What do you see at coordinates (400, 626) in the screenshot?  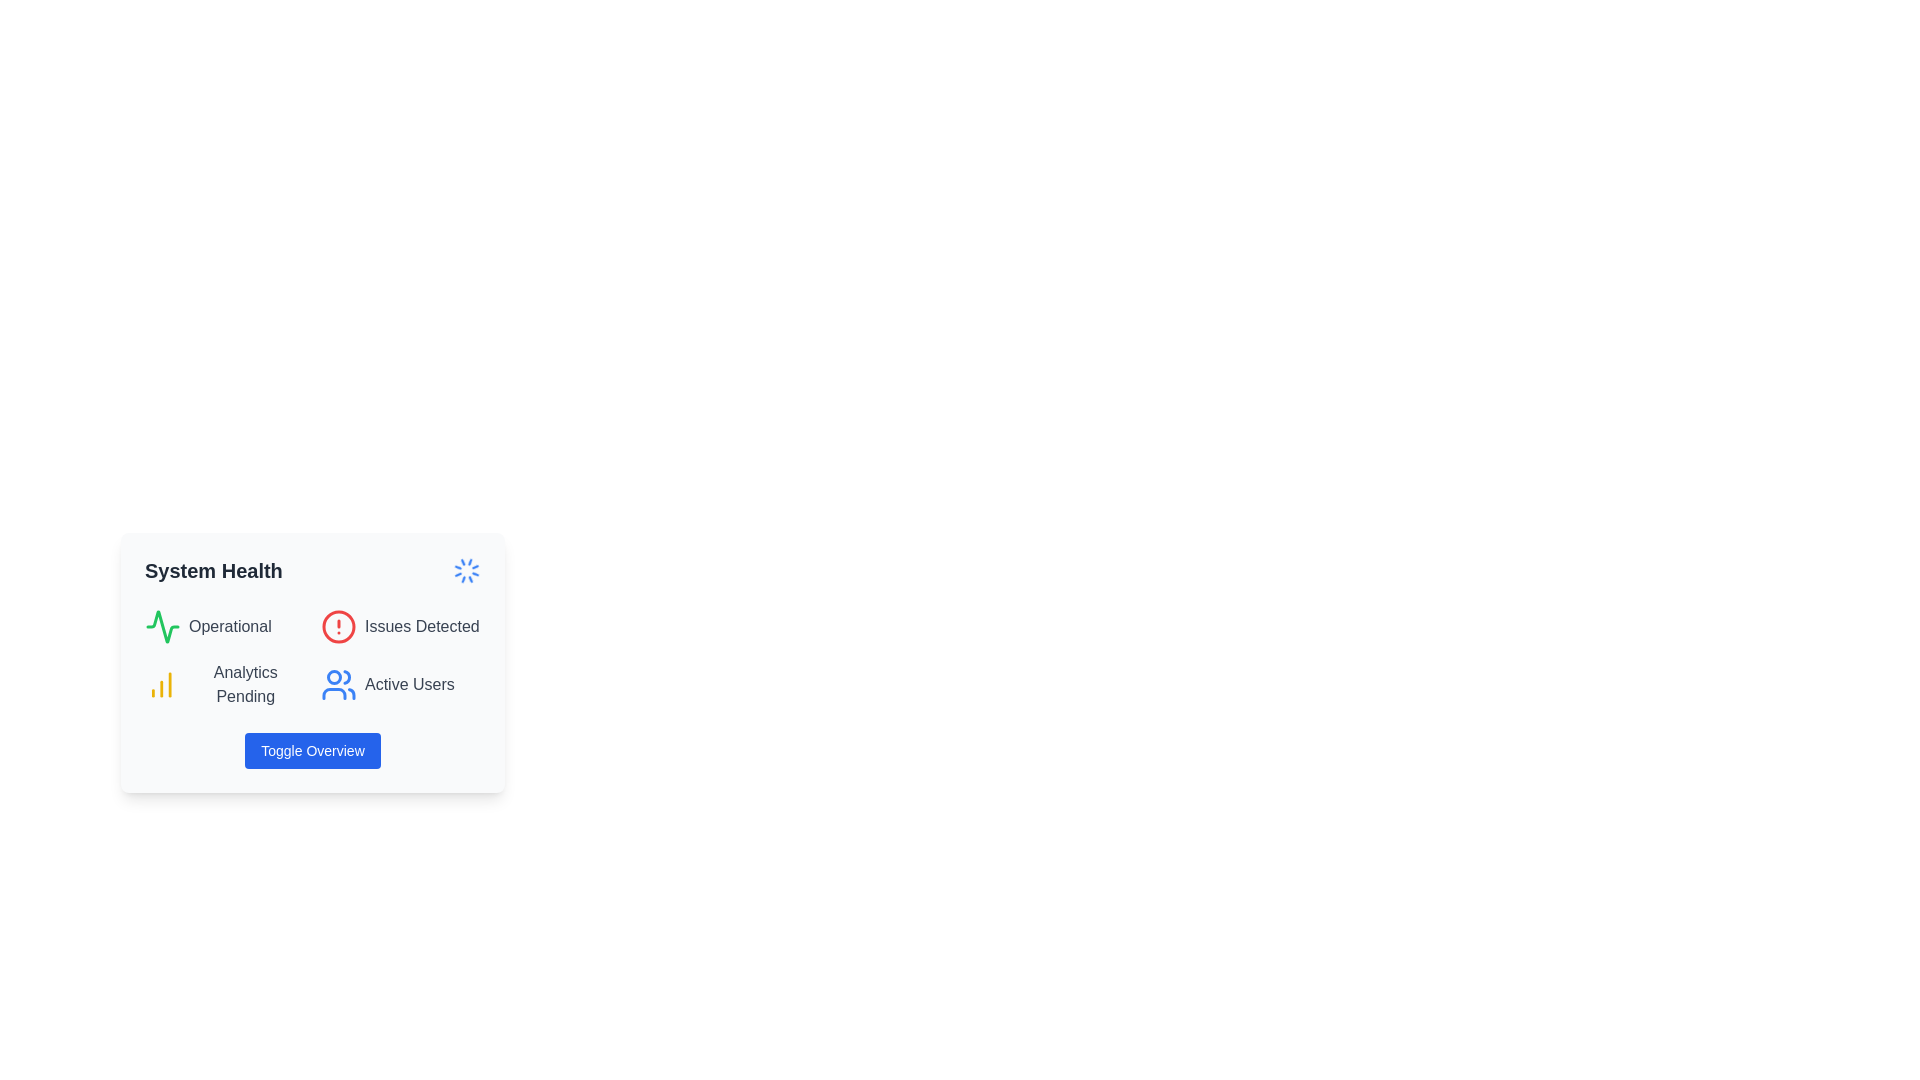 I see `the label with a red circular icon and the text 'Issues Detected', which is located in the second row under 'System Health'` at bounding box center [400, 626].